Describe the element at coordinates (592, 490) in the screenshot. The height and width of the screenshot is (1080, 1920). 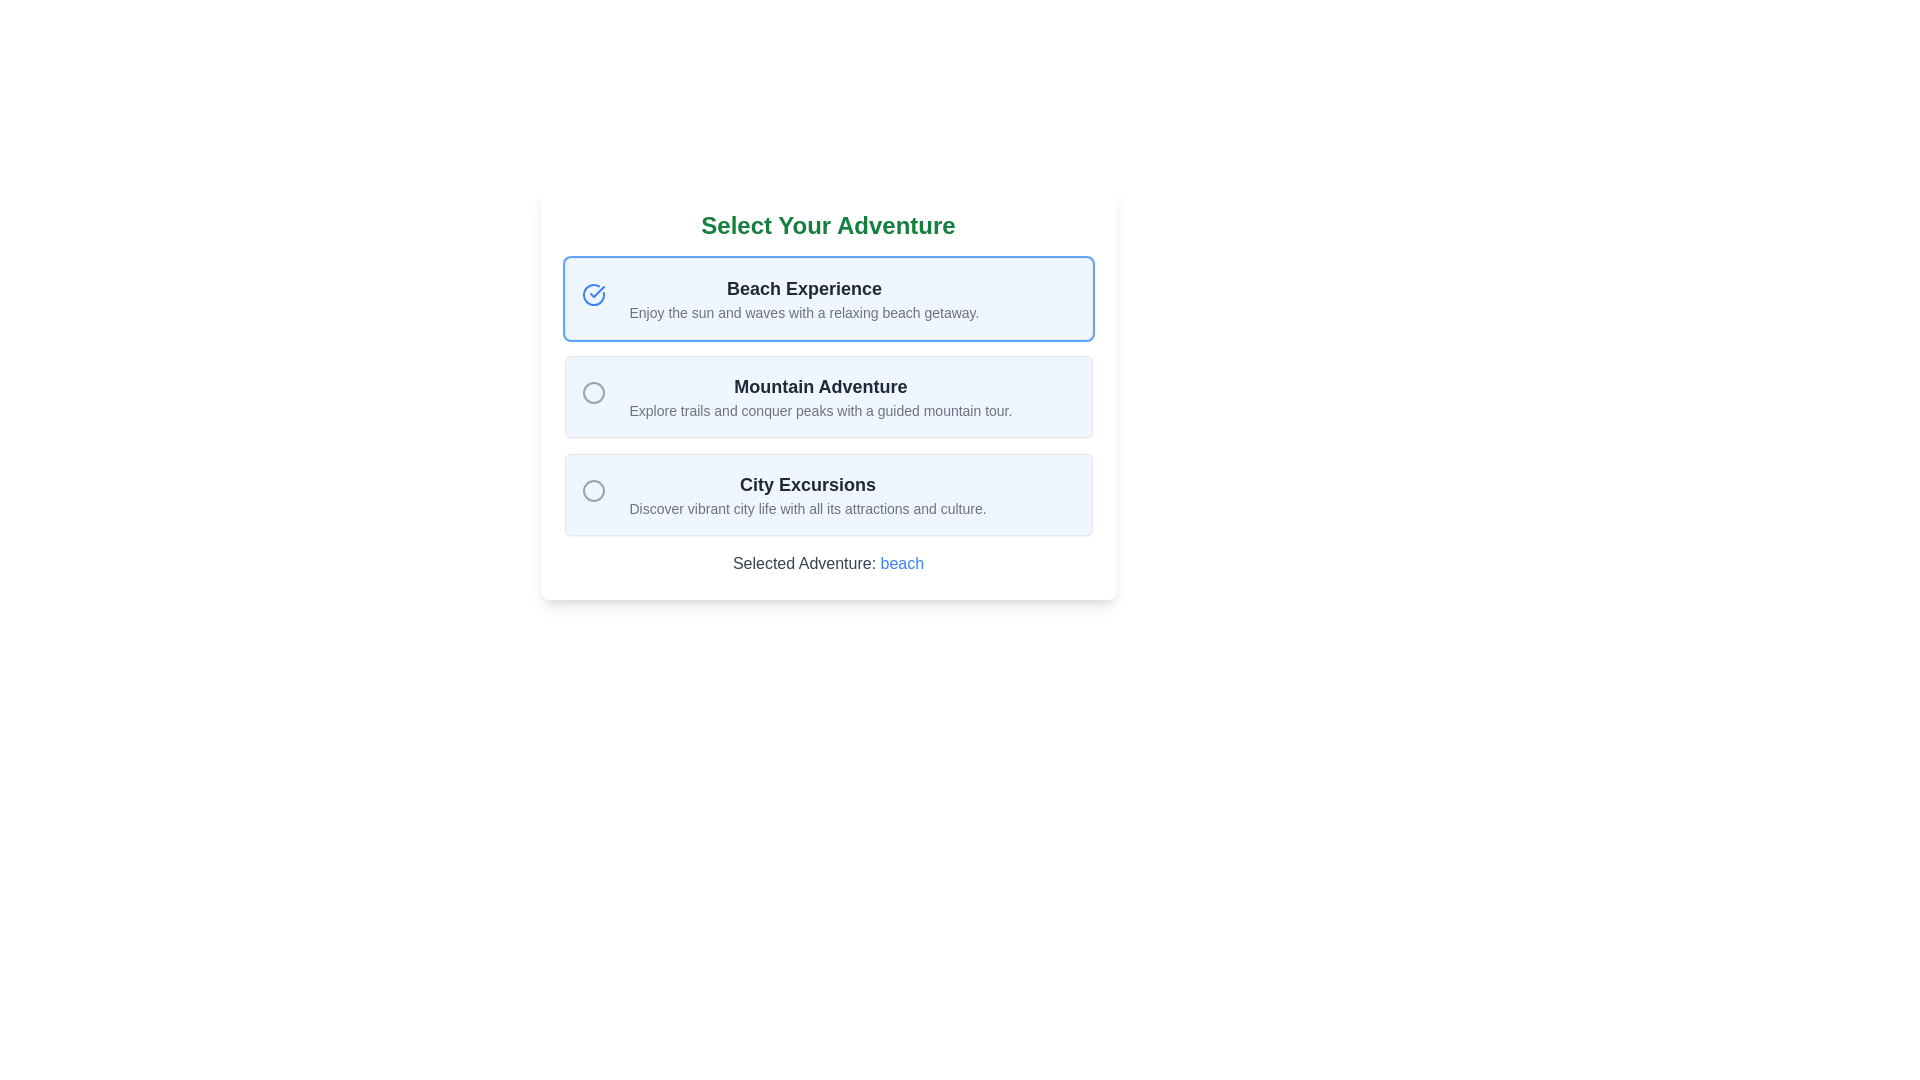
I see `the styling of the graphical circle located to the left of the 'City Excursions' text, which is the last option in the adventure selection list` at that location.